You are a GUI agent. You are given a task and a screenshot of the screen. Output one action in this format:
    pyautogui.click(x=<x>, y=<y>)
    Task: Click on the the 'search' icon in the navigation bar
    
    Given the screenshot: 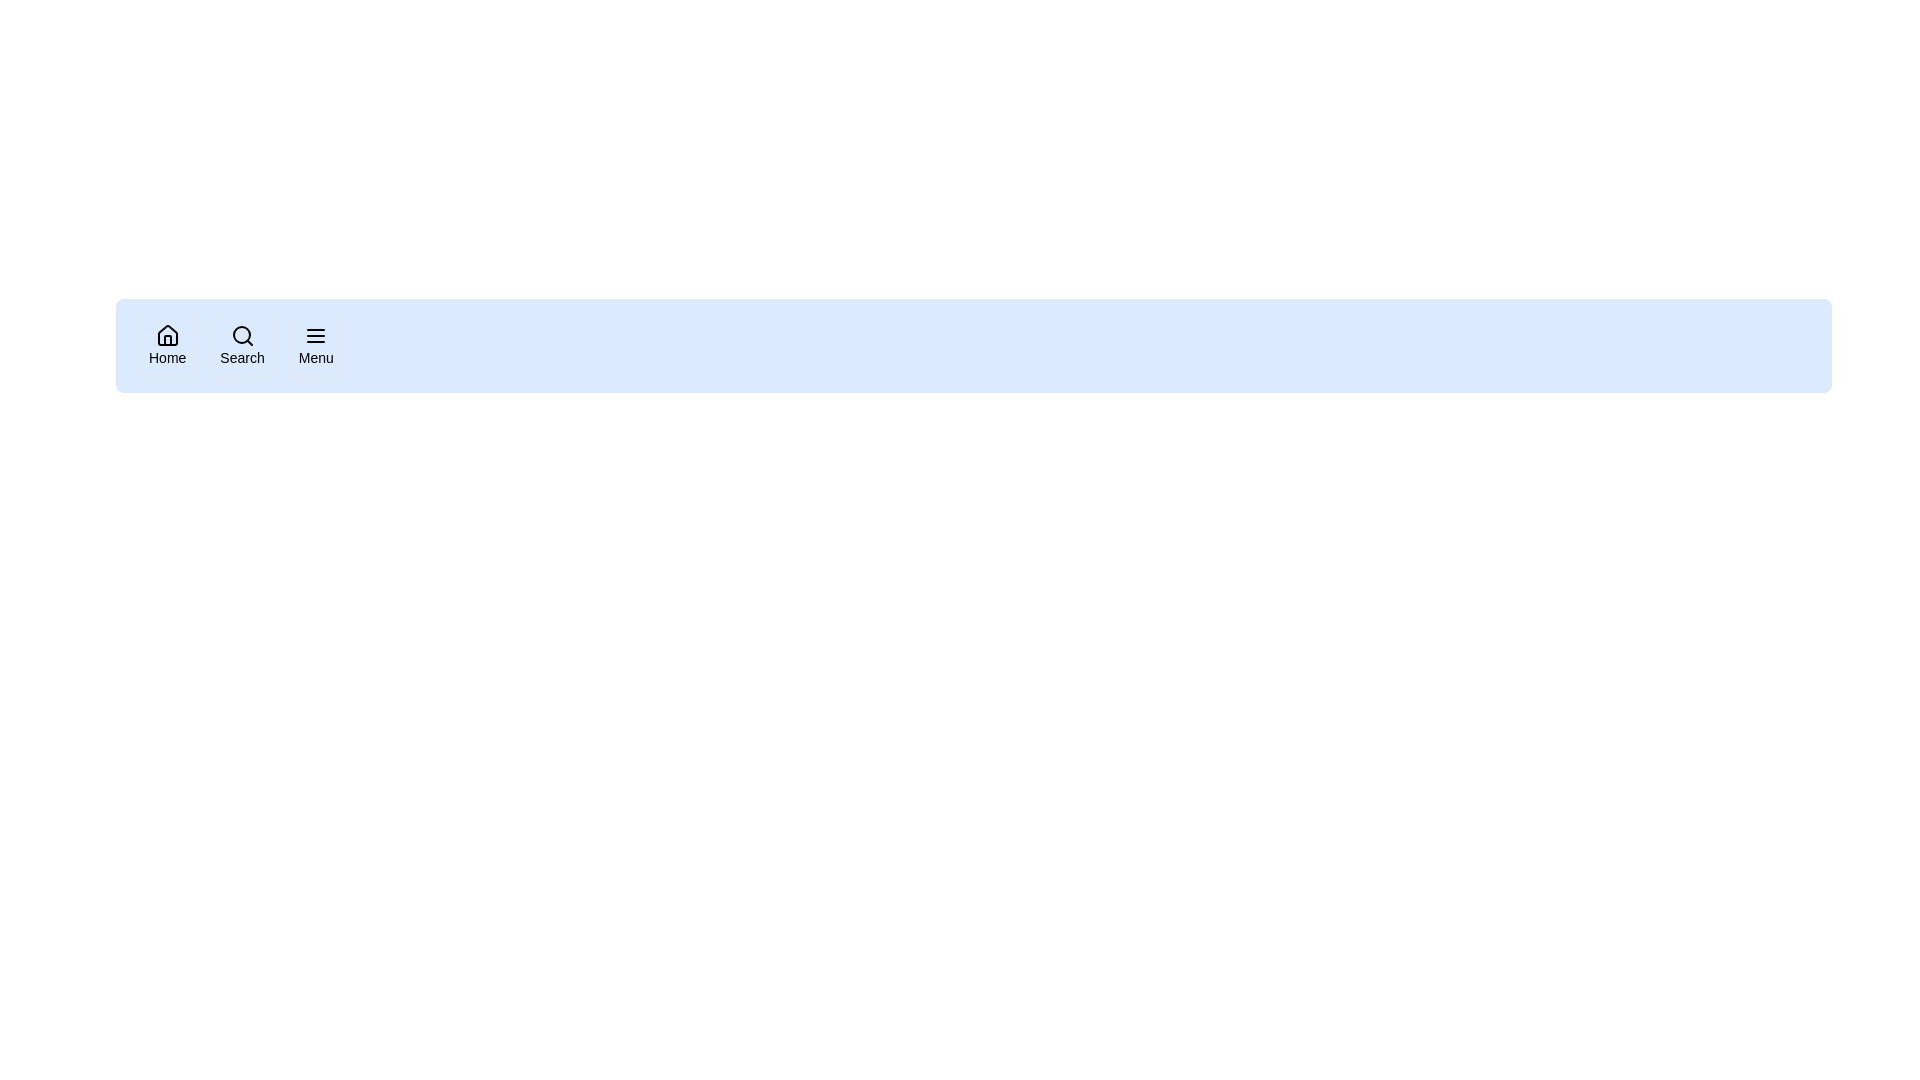 What is the action you would take?
    pyautogui.click(x=241, y=334)
    